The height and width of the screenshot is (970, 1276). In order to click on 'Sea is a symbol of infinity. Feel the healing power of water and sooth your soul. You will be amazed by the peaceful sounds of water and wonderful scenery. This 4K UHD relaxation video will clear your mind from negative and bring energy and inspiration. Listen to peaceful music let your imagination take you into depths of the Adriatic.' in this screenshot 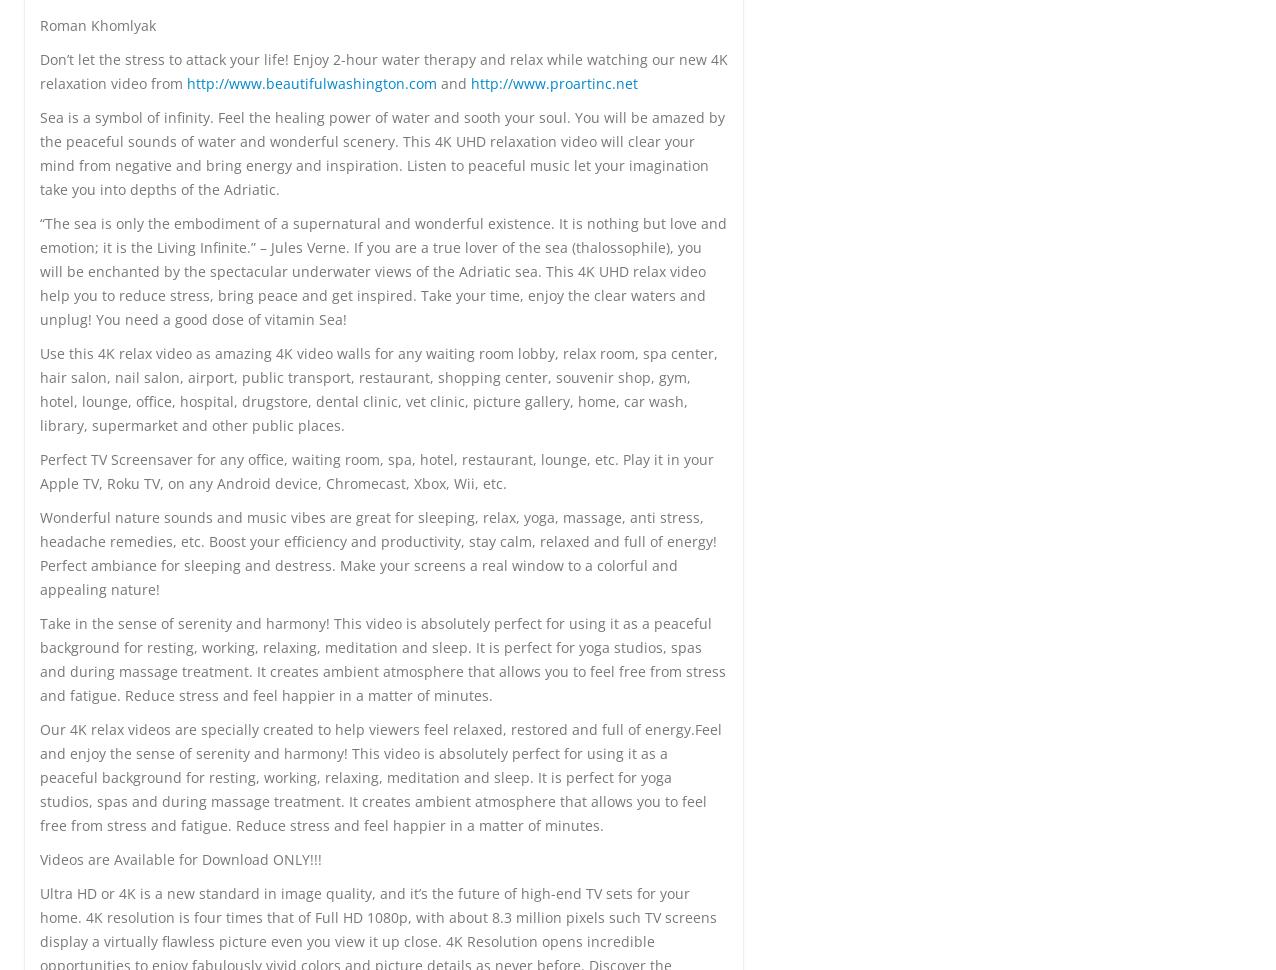, I will do `click(39, 151)`.